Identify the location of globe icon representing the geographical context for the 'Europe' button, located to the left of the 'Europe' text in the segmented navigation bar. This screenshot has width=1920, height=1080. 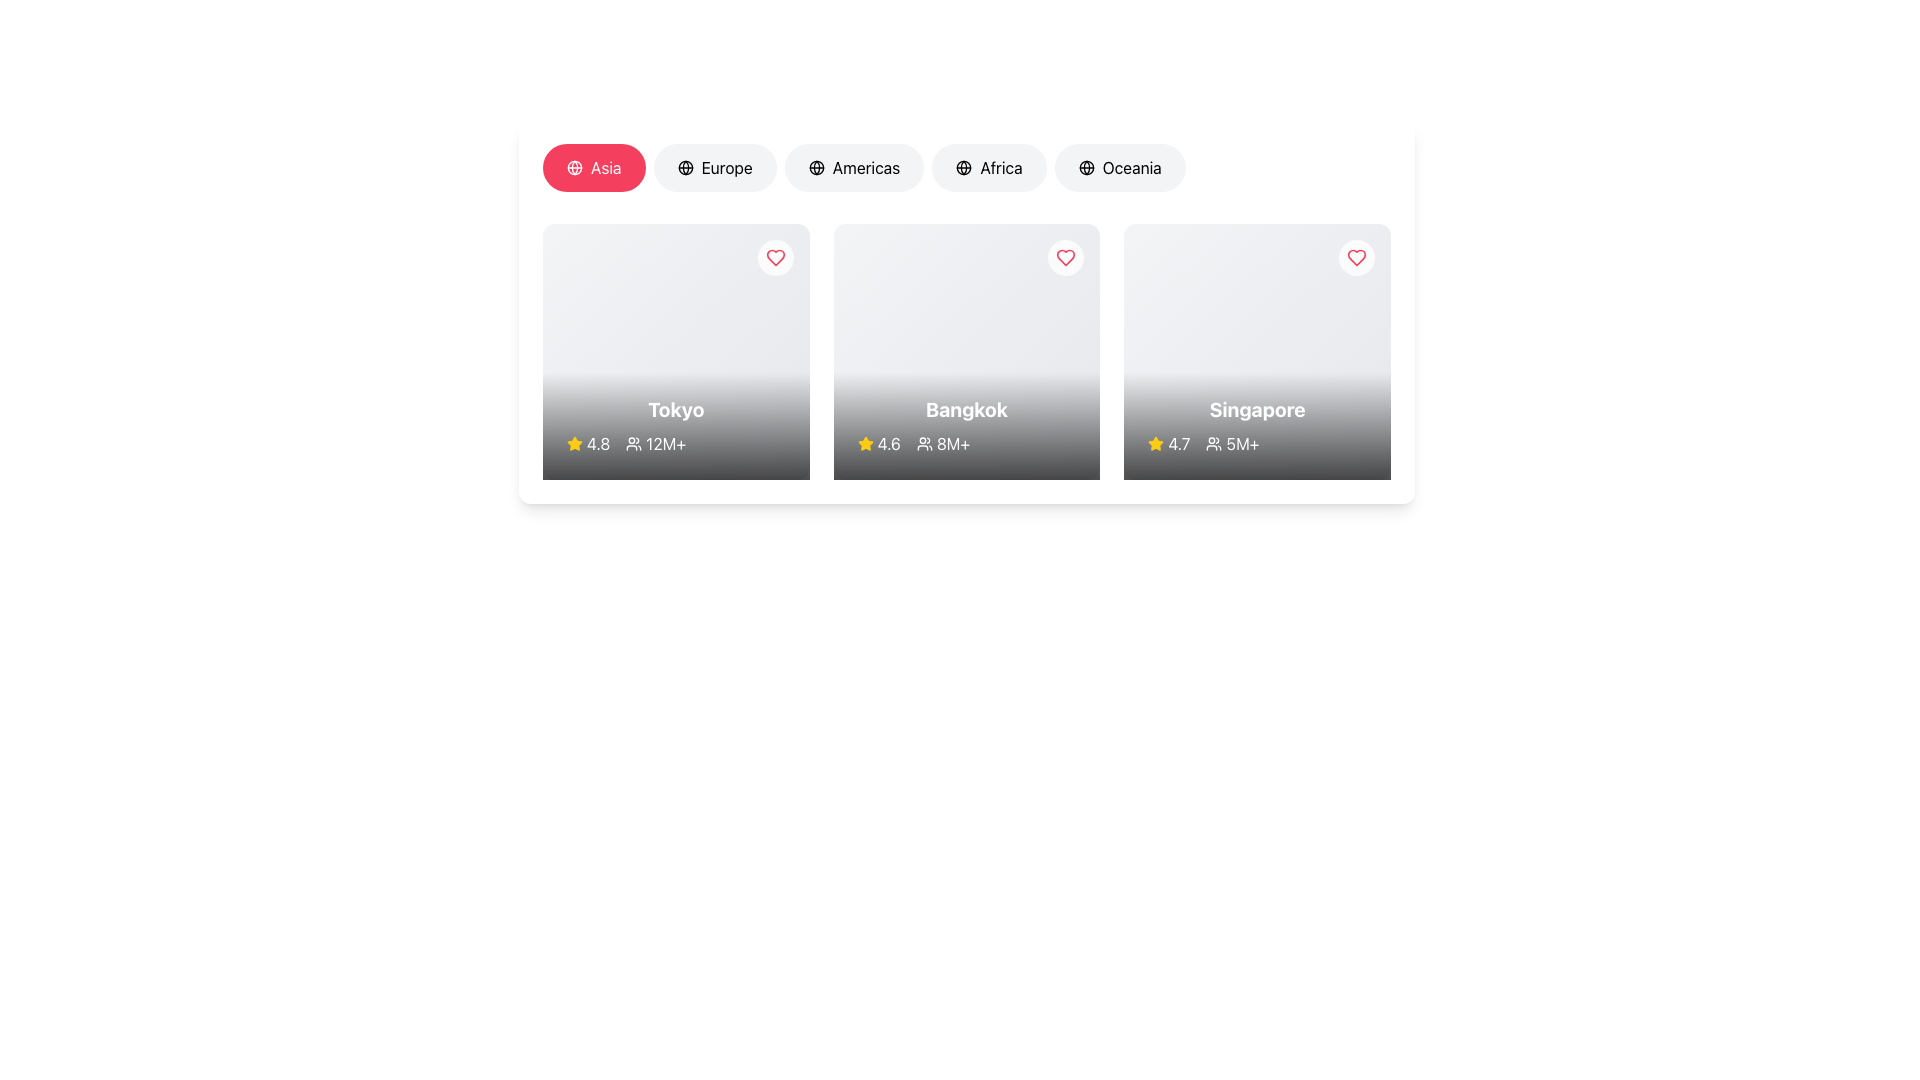
(685, 167).